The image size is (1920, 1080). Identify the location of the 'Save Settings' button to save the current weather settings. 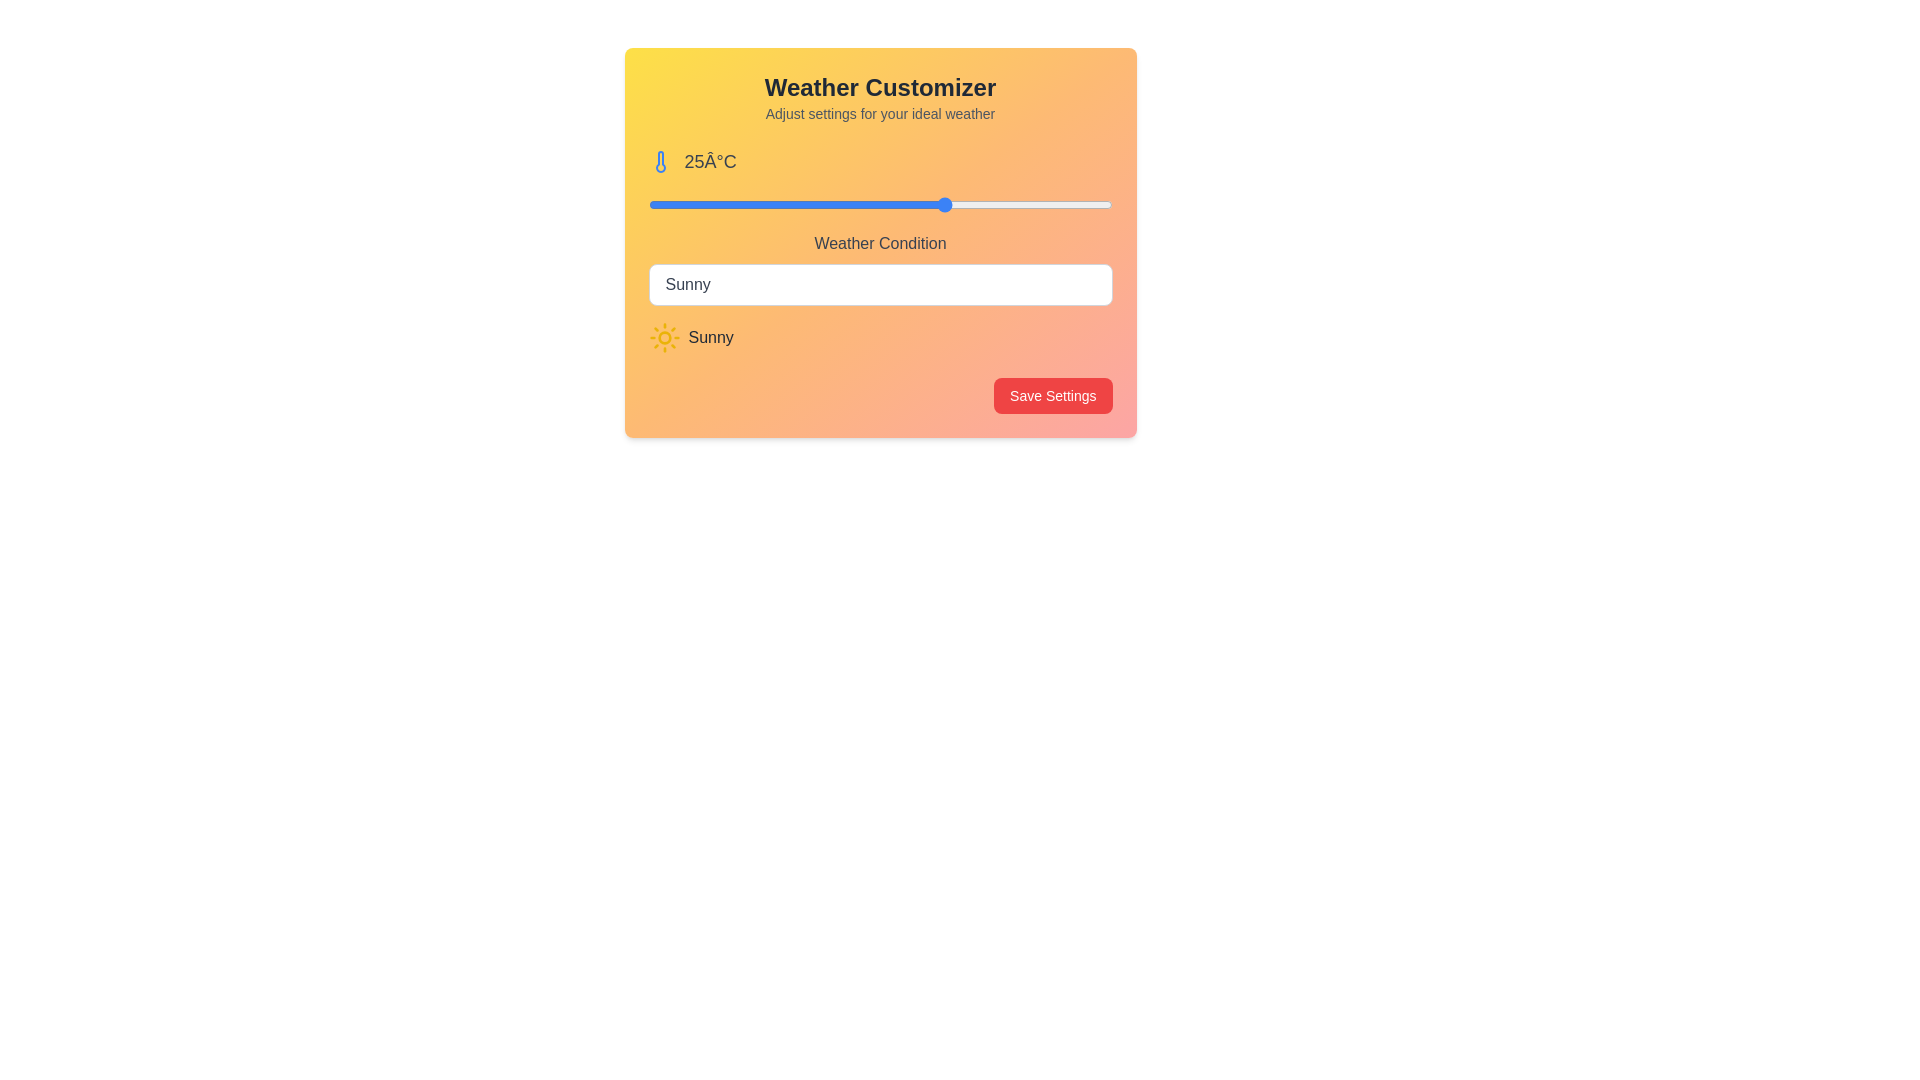
(1051, 396).